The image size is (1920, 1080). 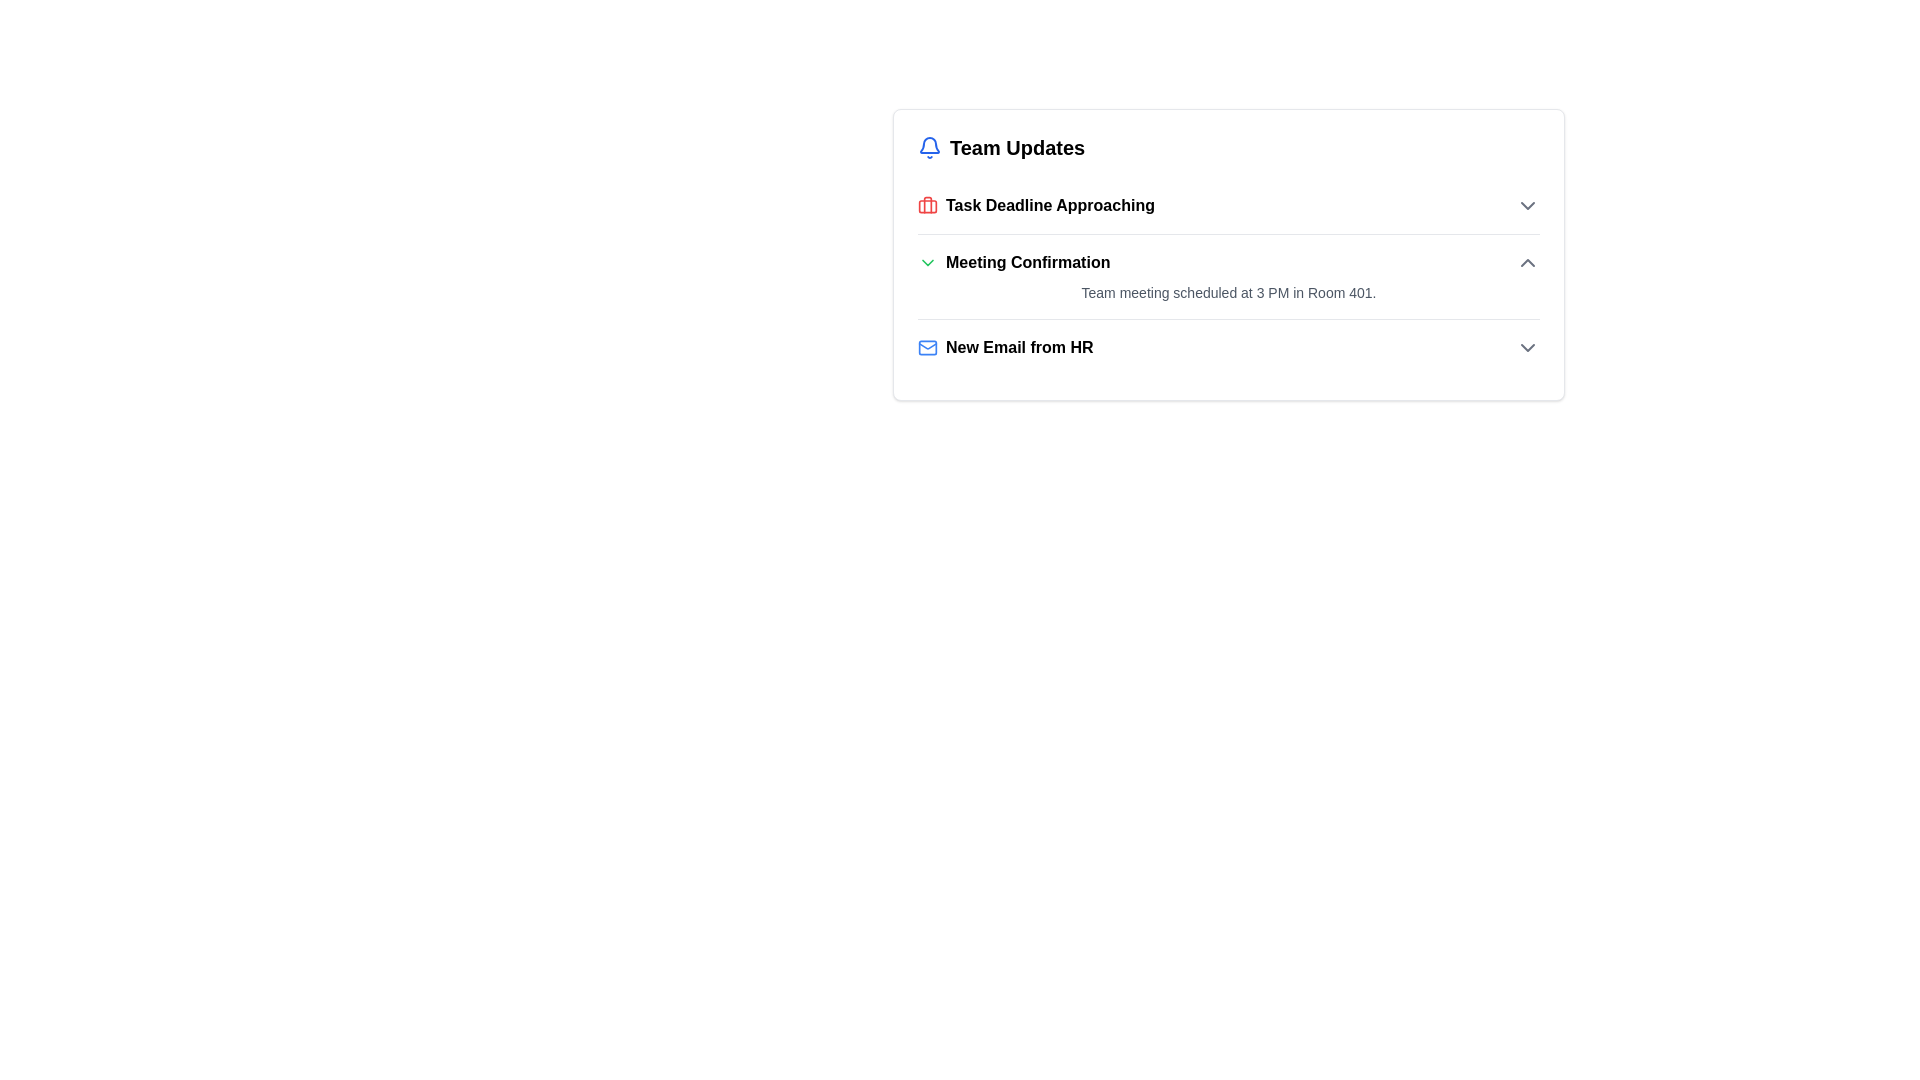 I want to click on the downward-pointing chevron button styled in gray tones, located on the far right side of the 'New Email from HR' section, so click(x=1526, y=346).